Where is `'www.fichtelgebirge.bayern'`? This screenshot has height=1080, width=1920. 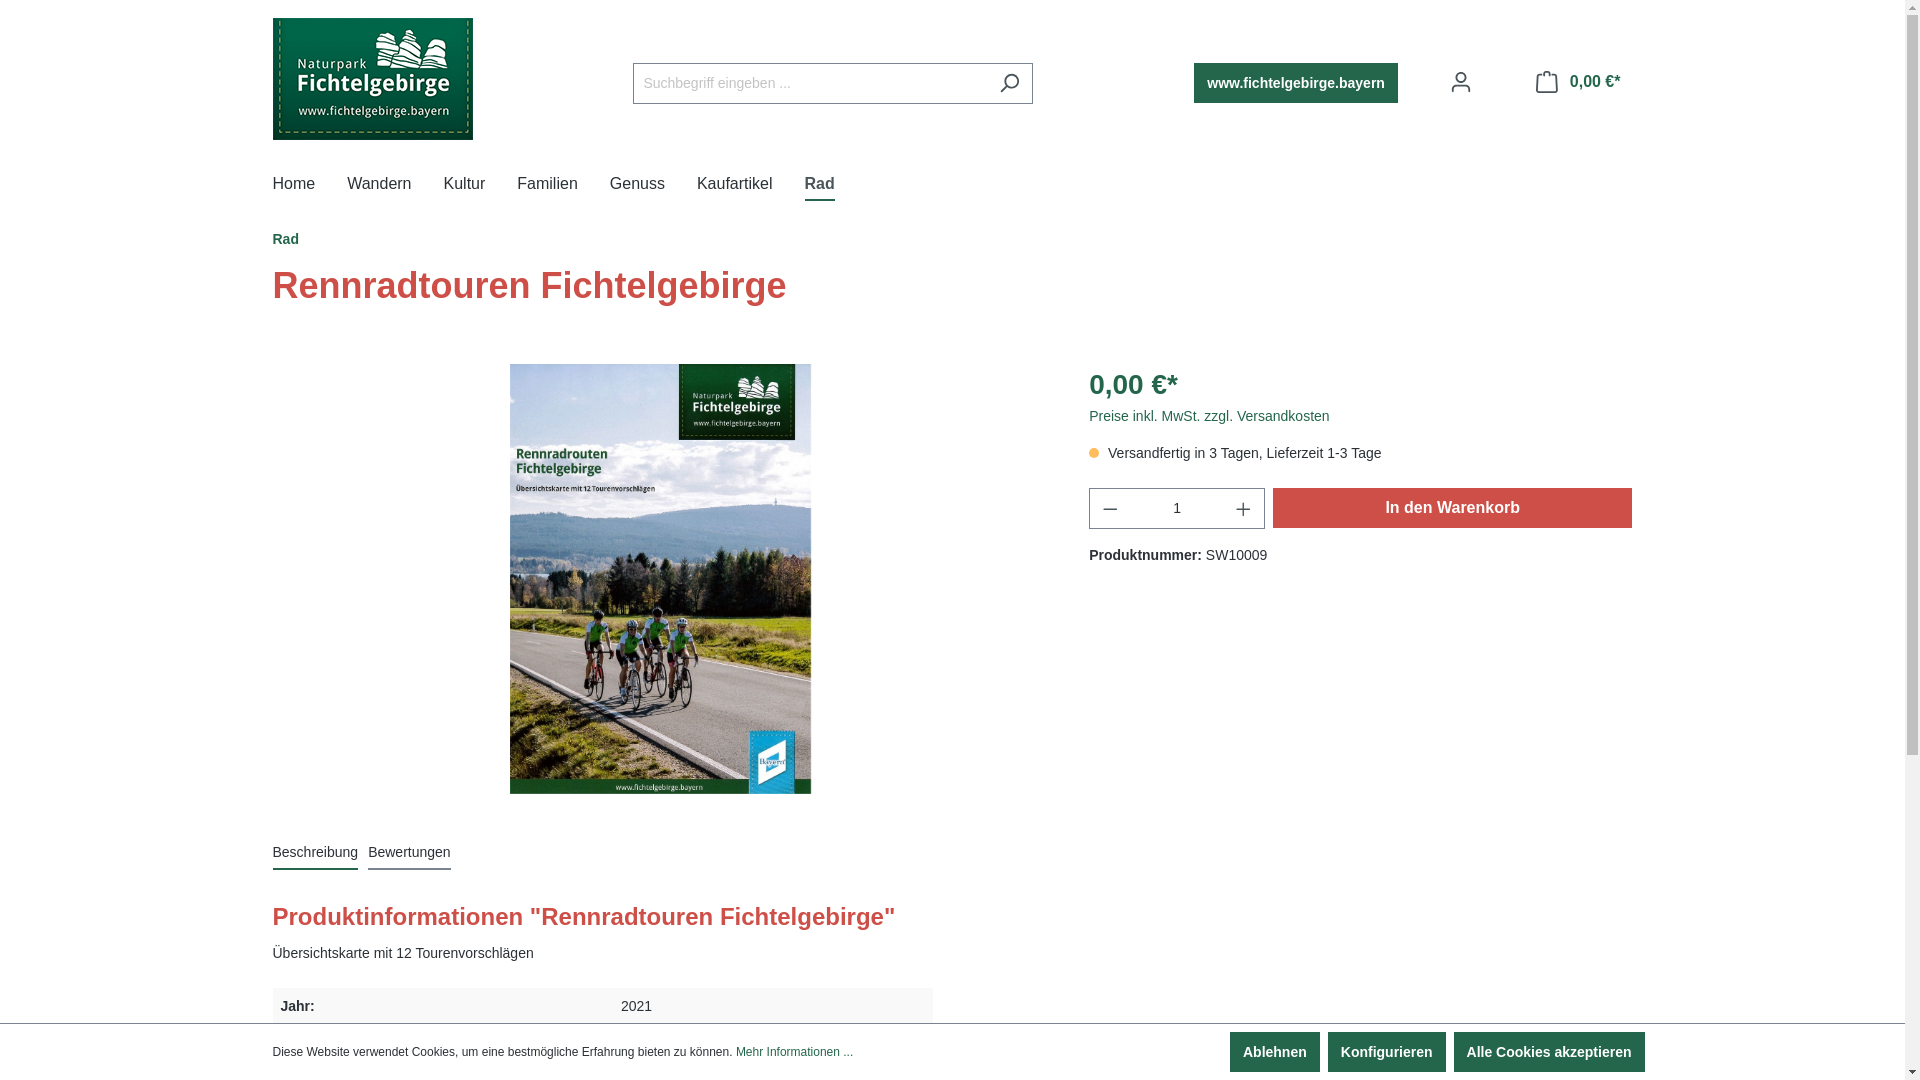 'www.fichtelgebirge.bayern' is located at coordinates (1296, 82).